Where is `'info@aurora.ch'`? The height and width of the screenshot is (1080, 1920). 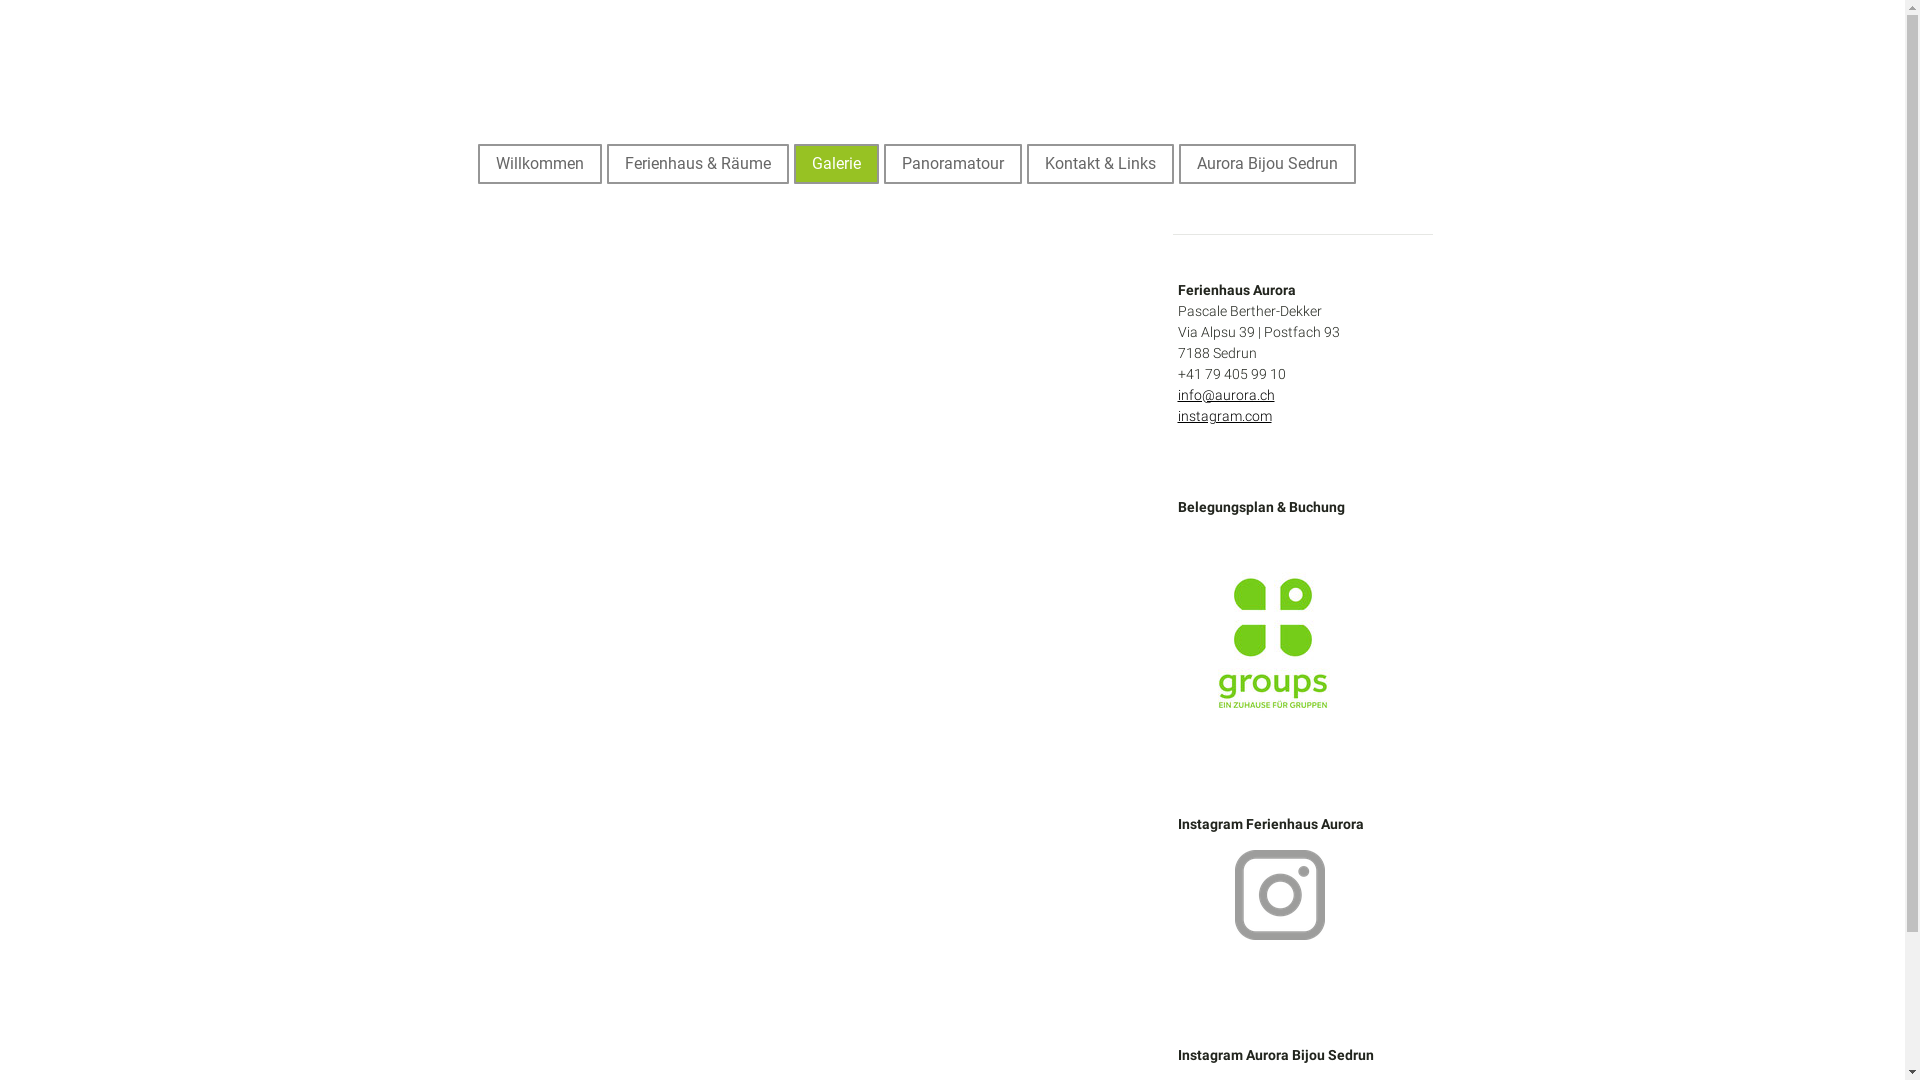
'info@aurora.ch' is located at coordinates (1225, 394).